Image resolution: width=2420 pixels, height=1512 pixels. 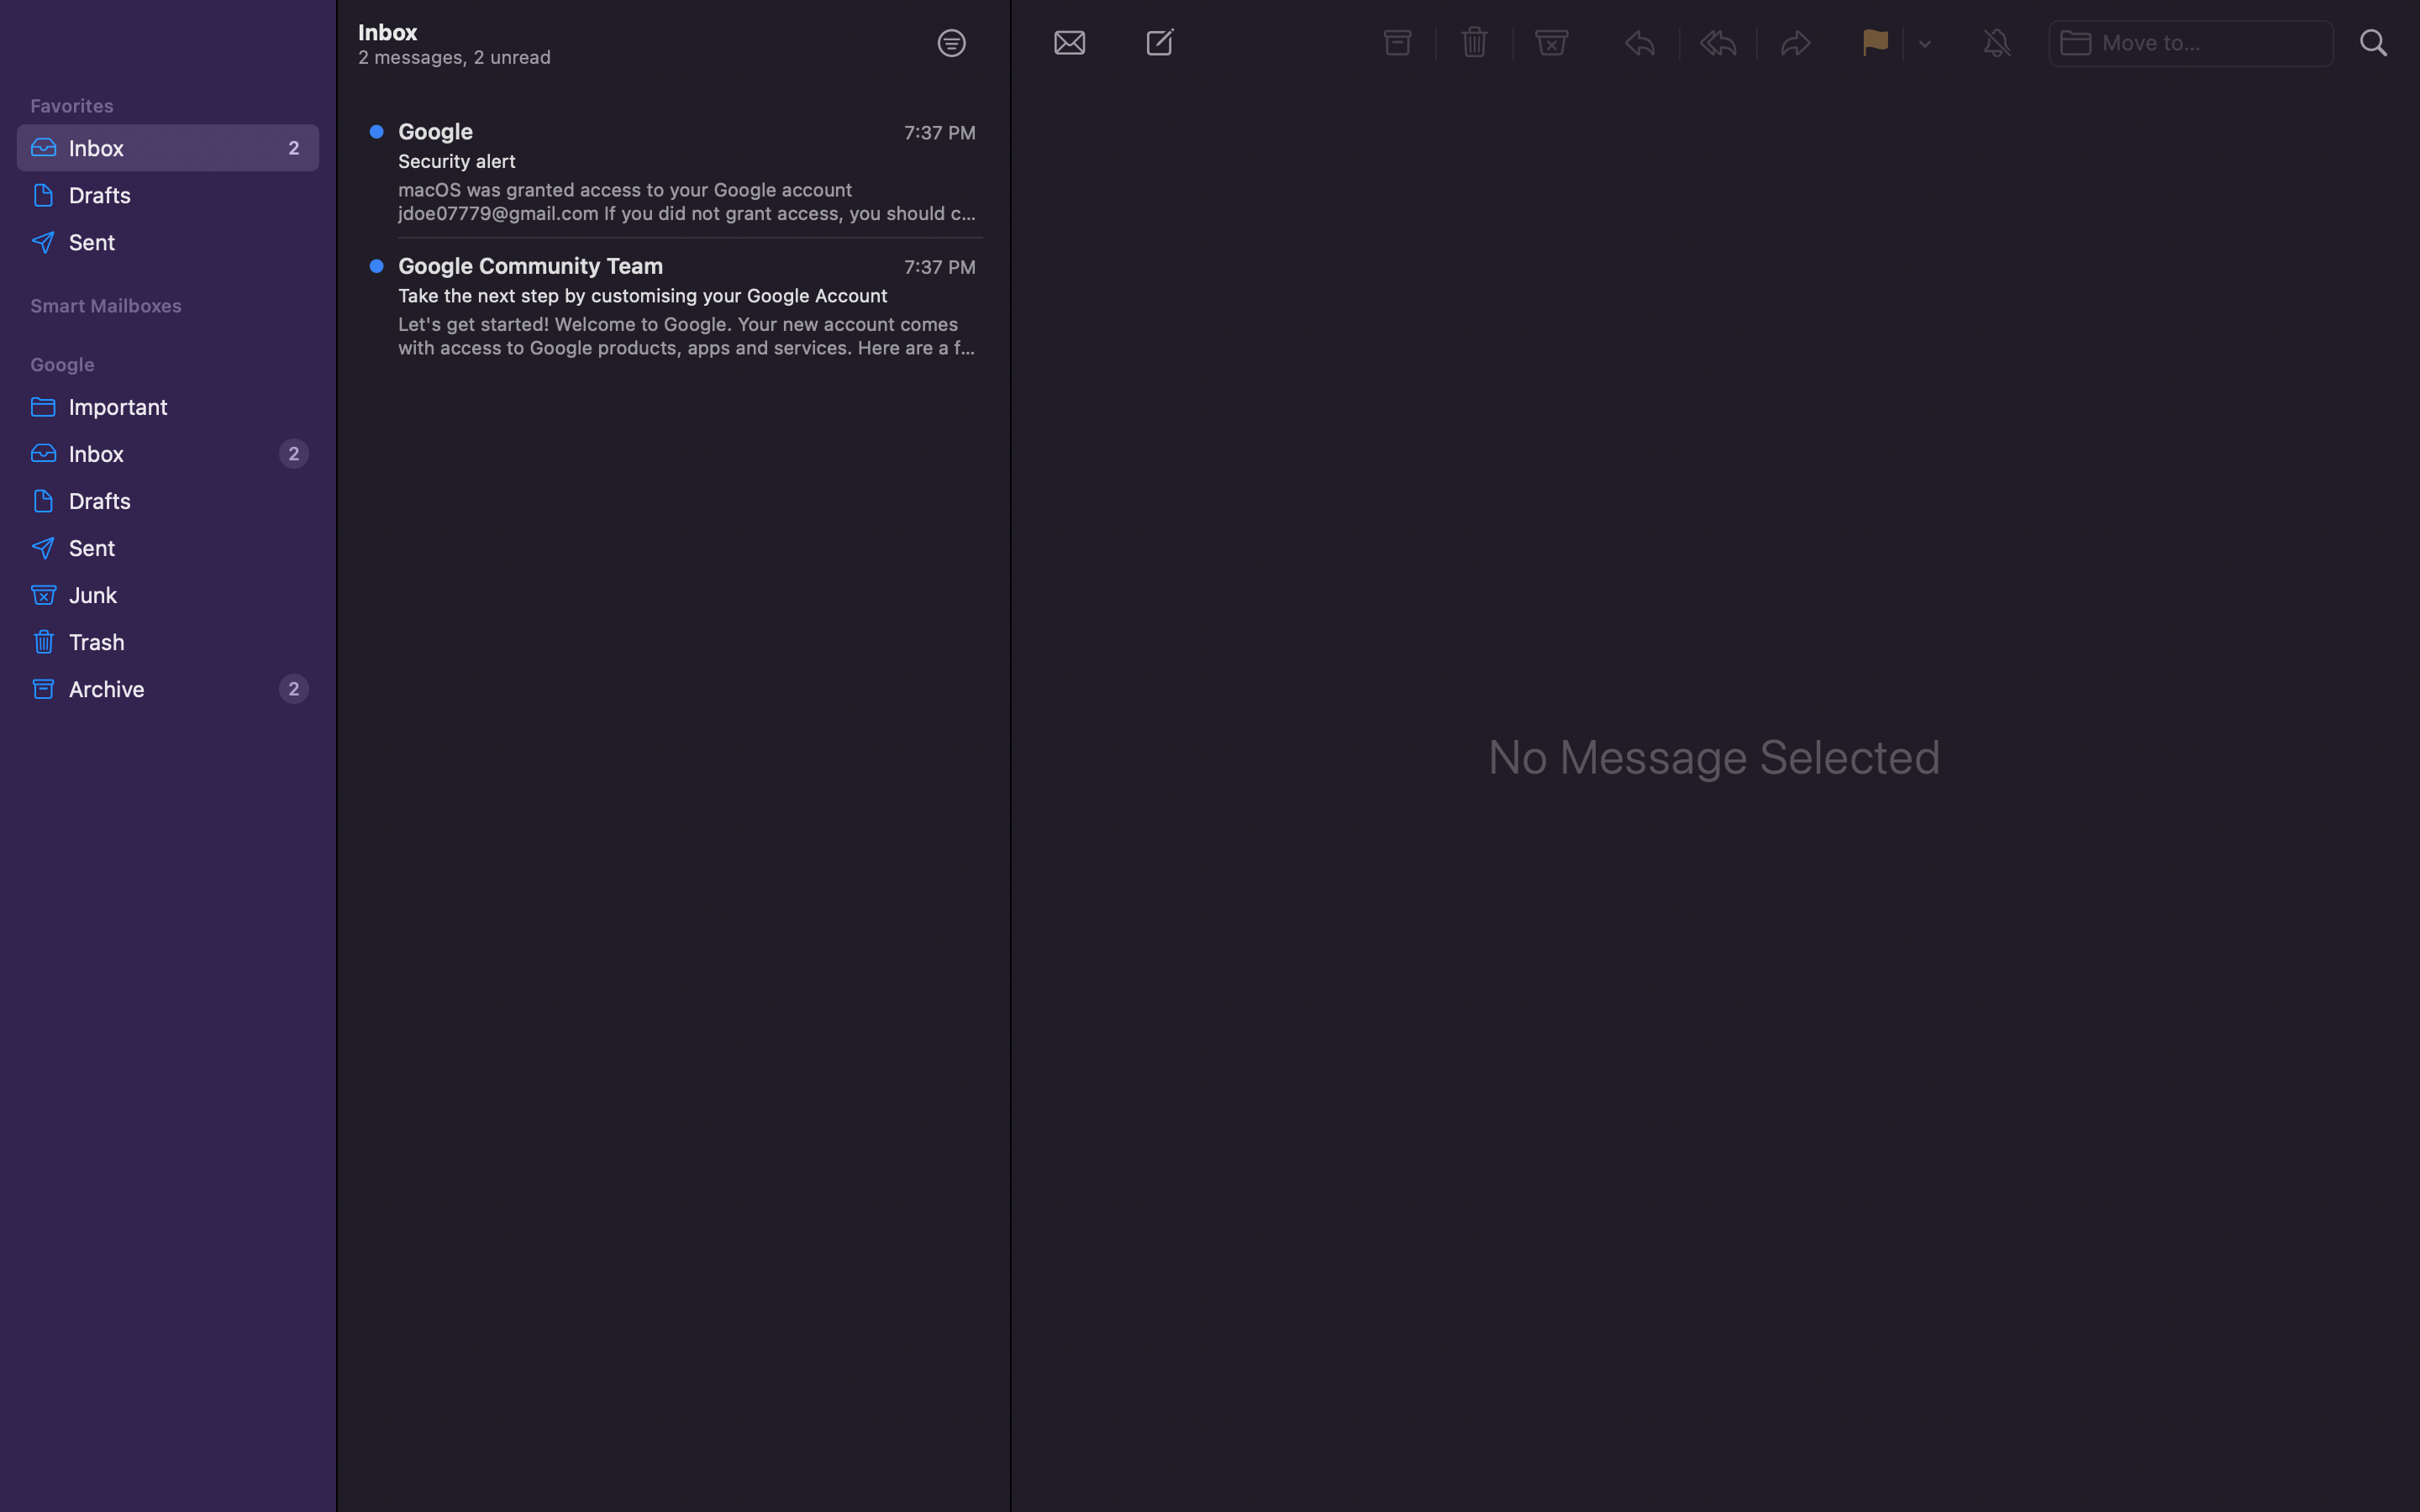 I want to click on Shift the chosen message to the bar, so click(x=2194, y=39).